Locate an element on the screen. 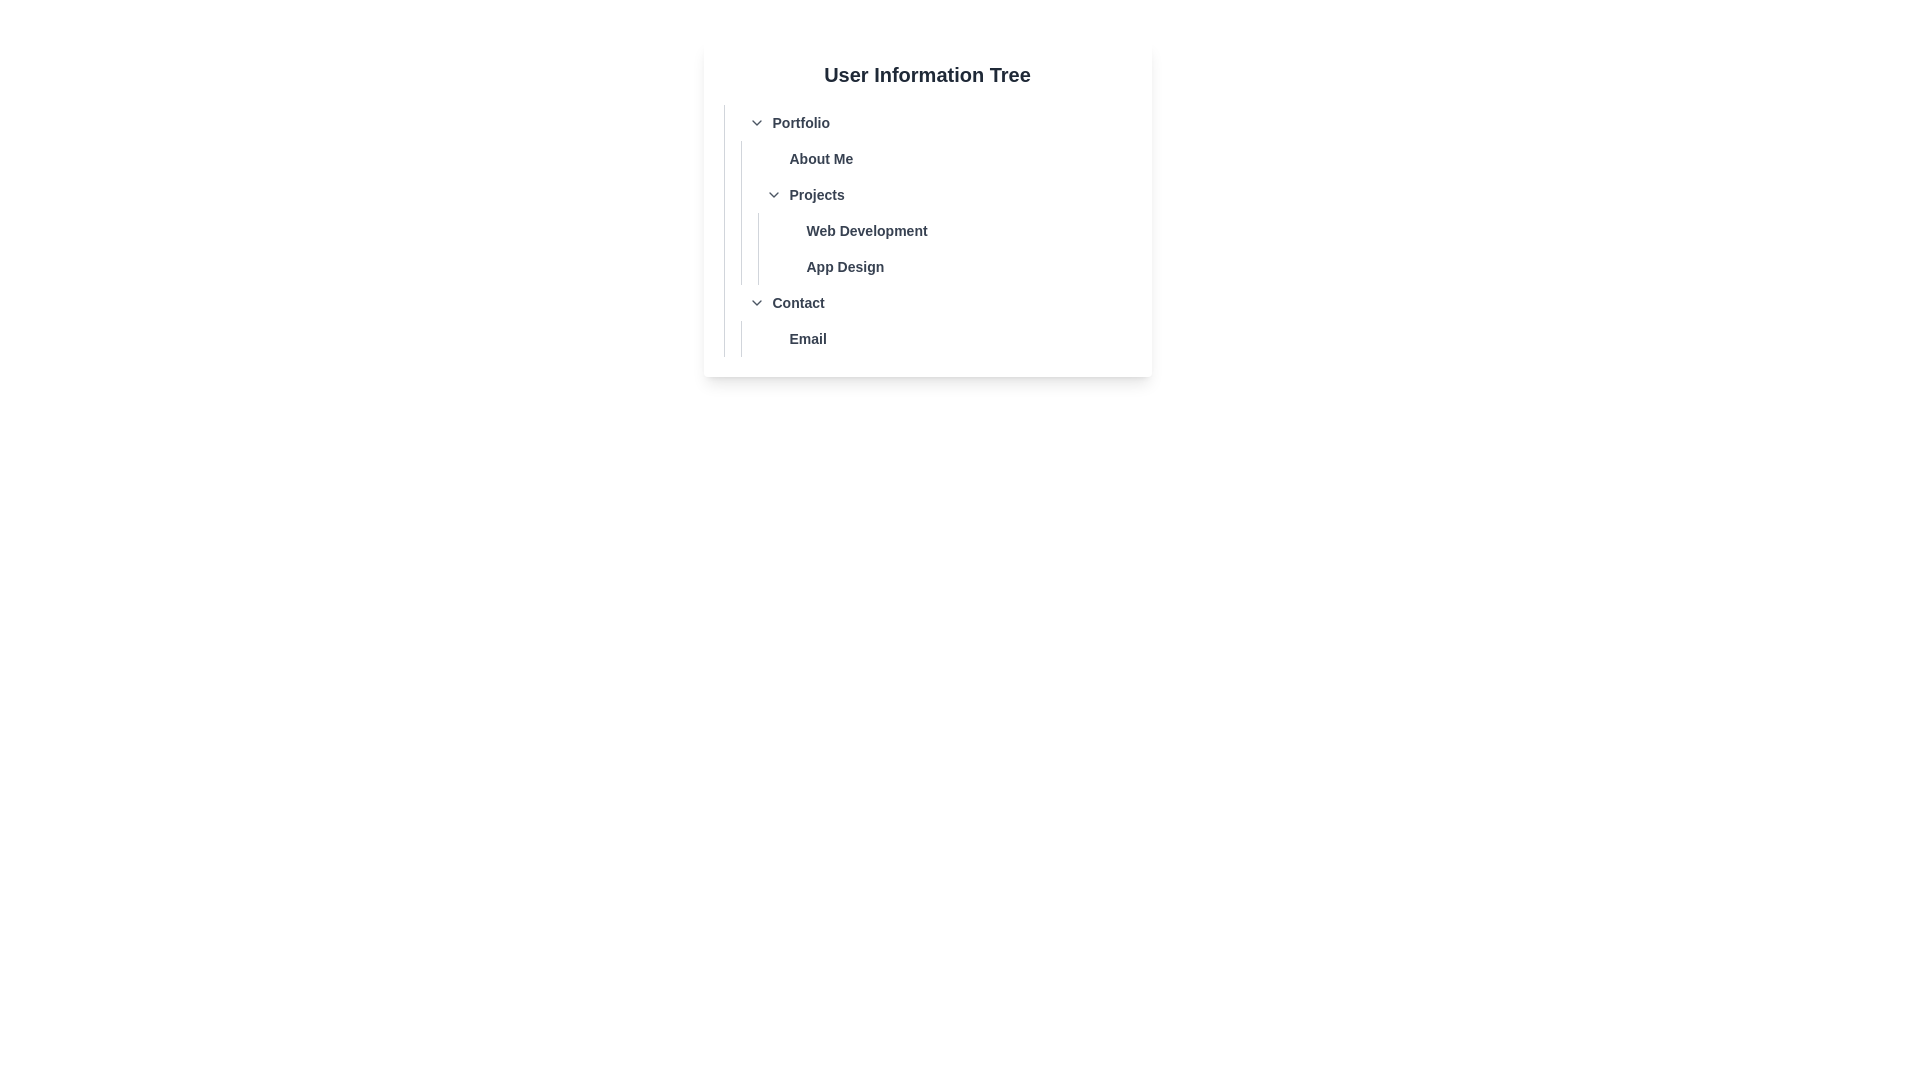 The image size is (1920, 1080). the sub-elements of the 'User Information Tree', which is a titled section with a bold font and dark color, positioned between 'About Me' and 'Web Development' is located at coordinates (926, 208).